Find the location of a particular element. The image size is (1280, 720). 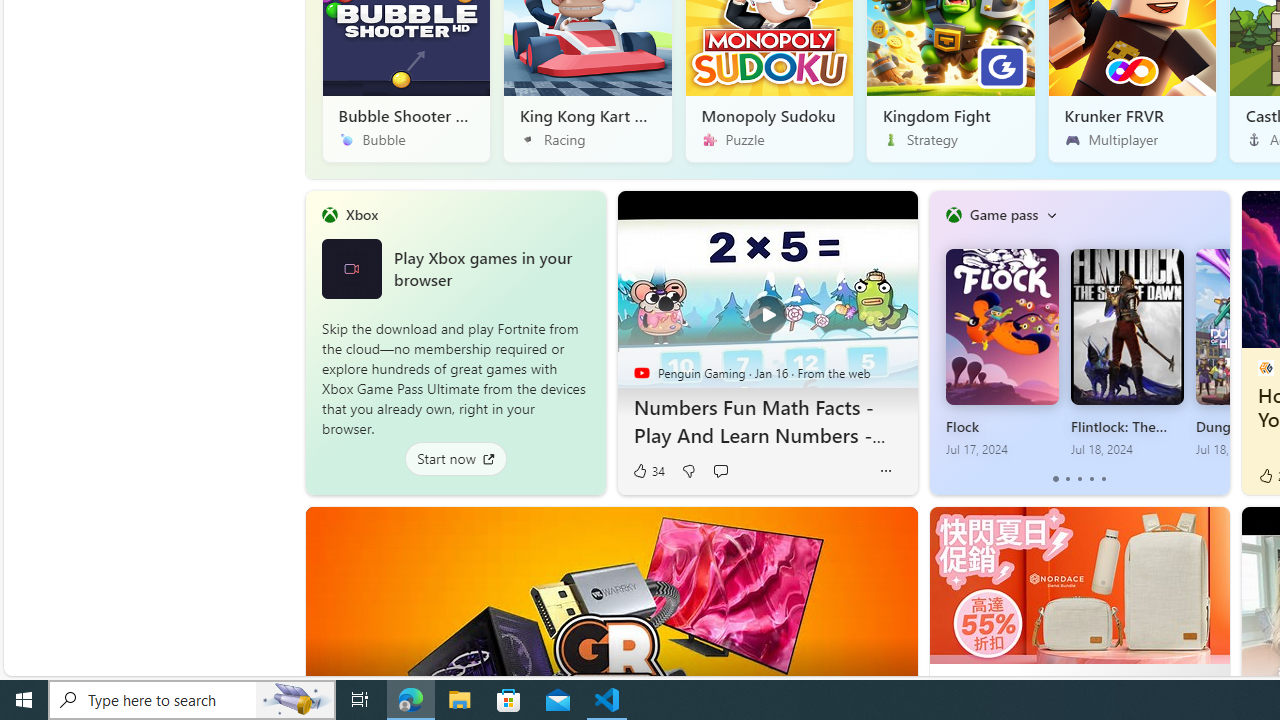

'Start now' is located at coordinates (454, 458).